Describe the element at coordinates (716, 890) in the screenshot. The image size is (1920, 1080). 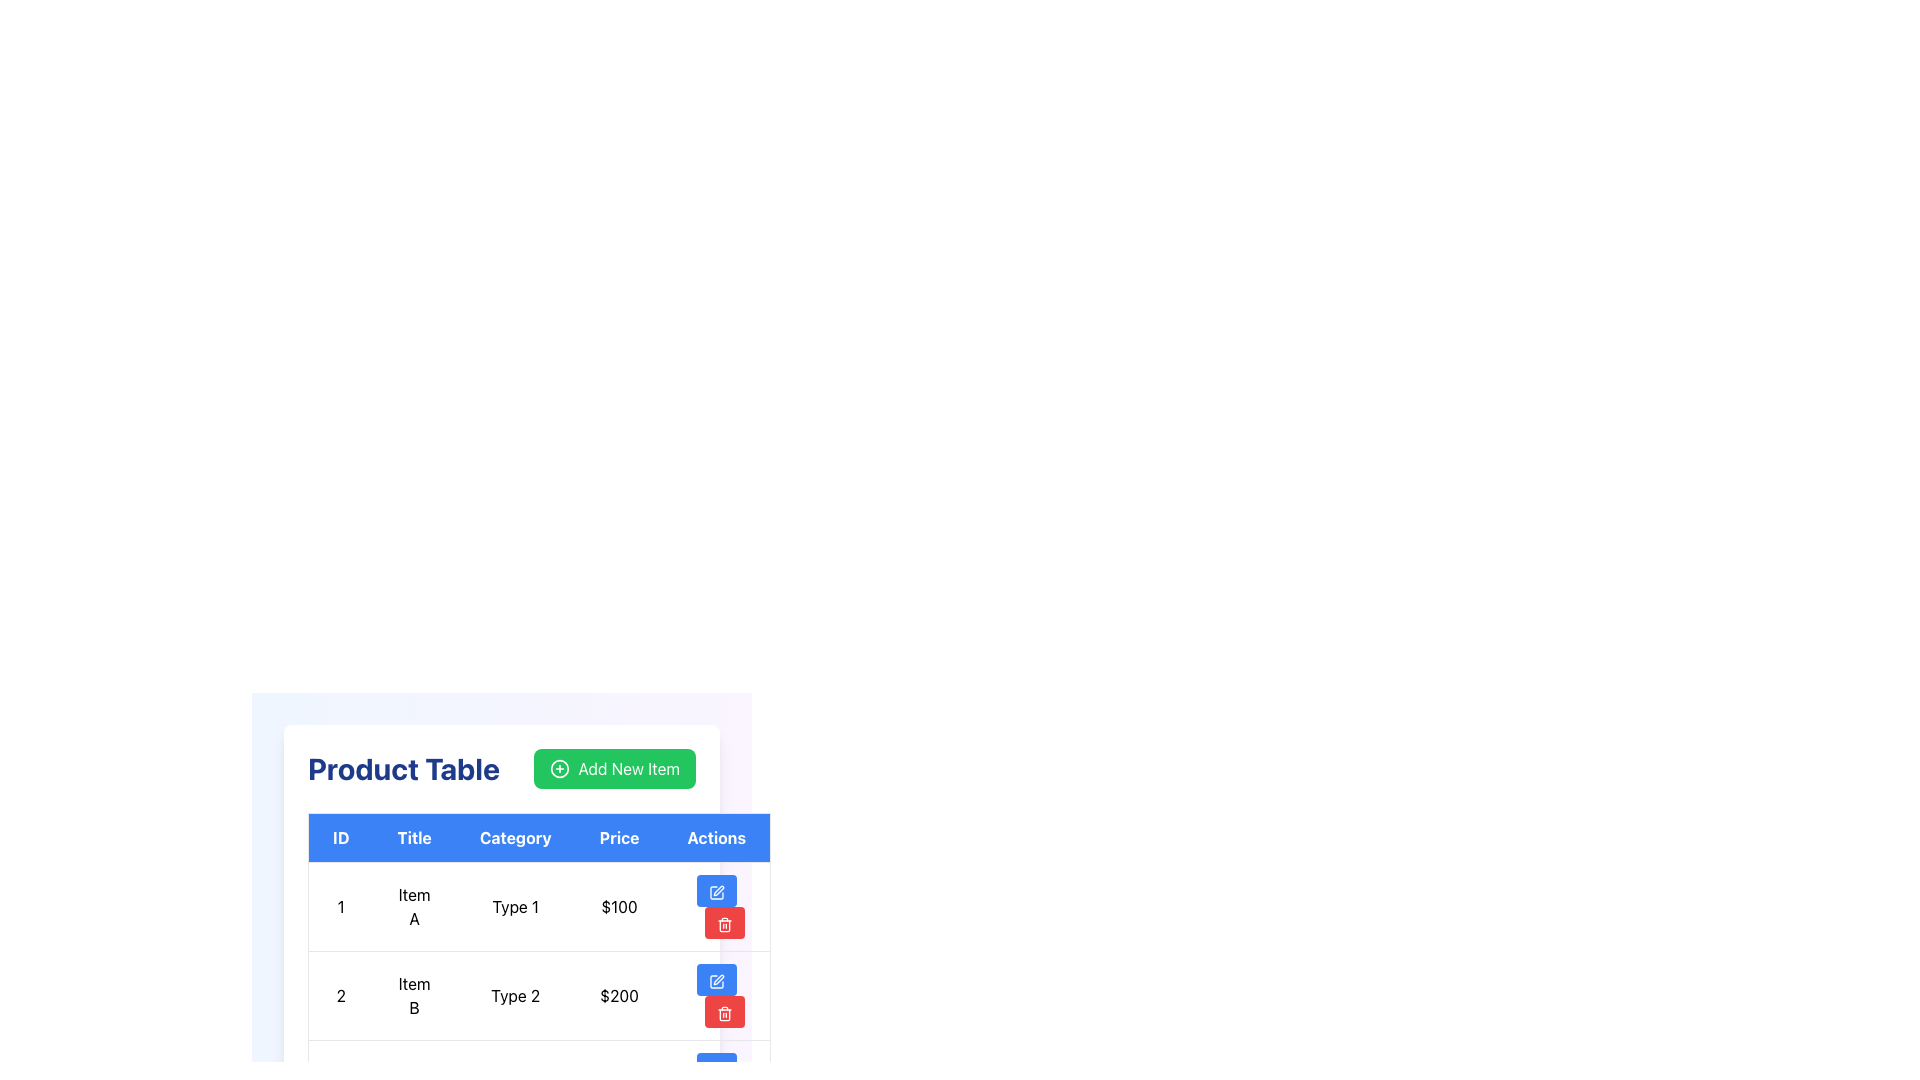
I see `the edit button located in the first row of the data table under the 'Actions' column` at that location.